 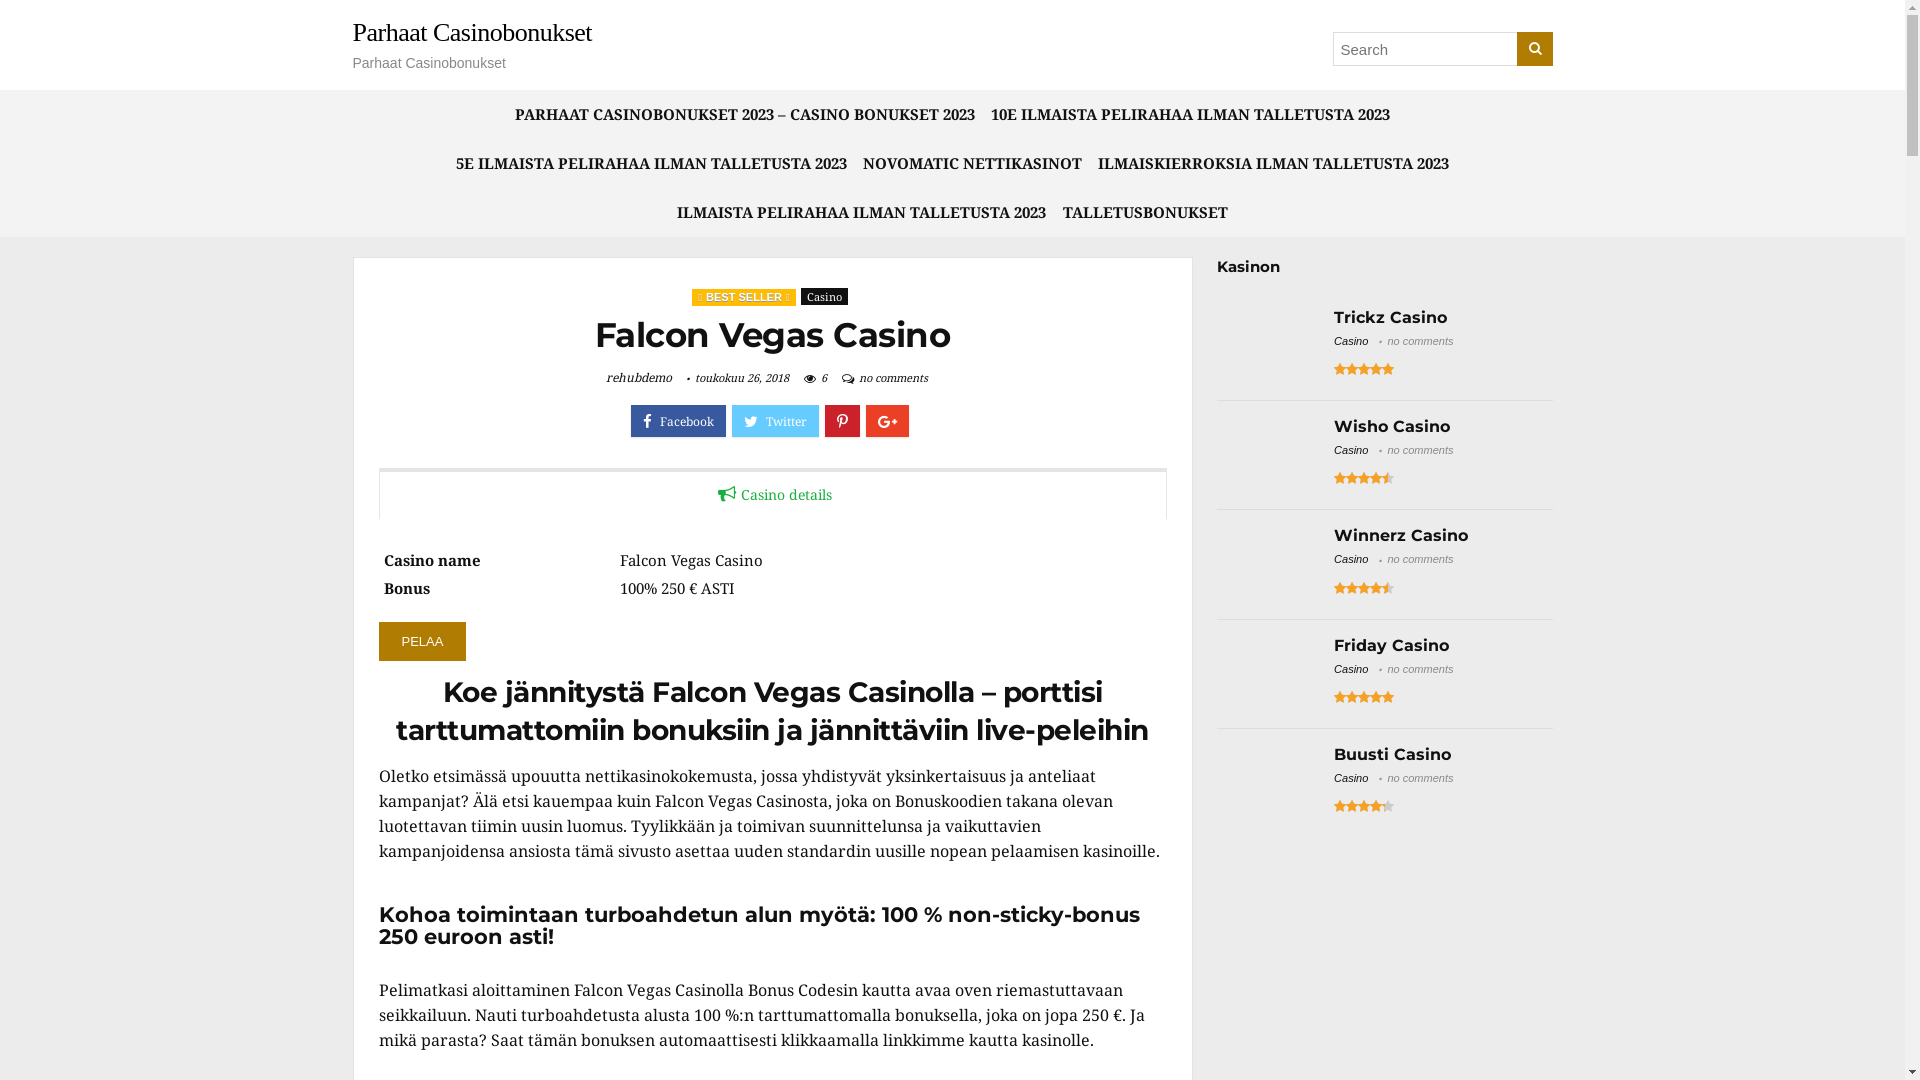 What do you see at coordinates (1350, 777) in the screenshot?
I see `'Casino'` at bounding box center [1350, 777].